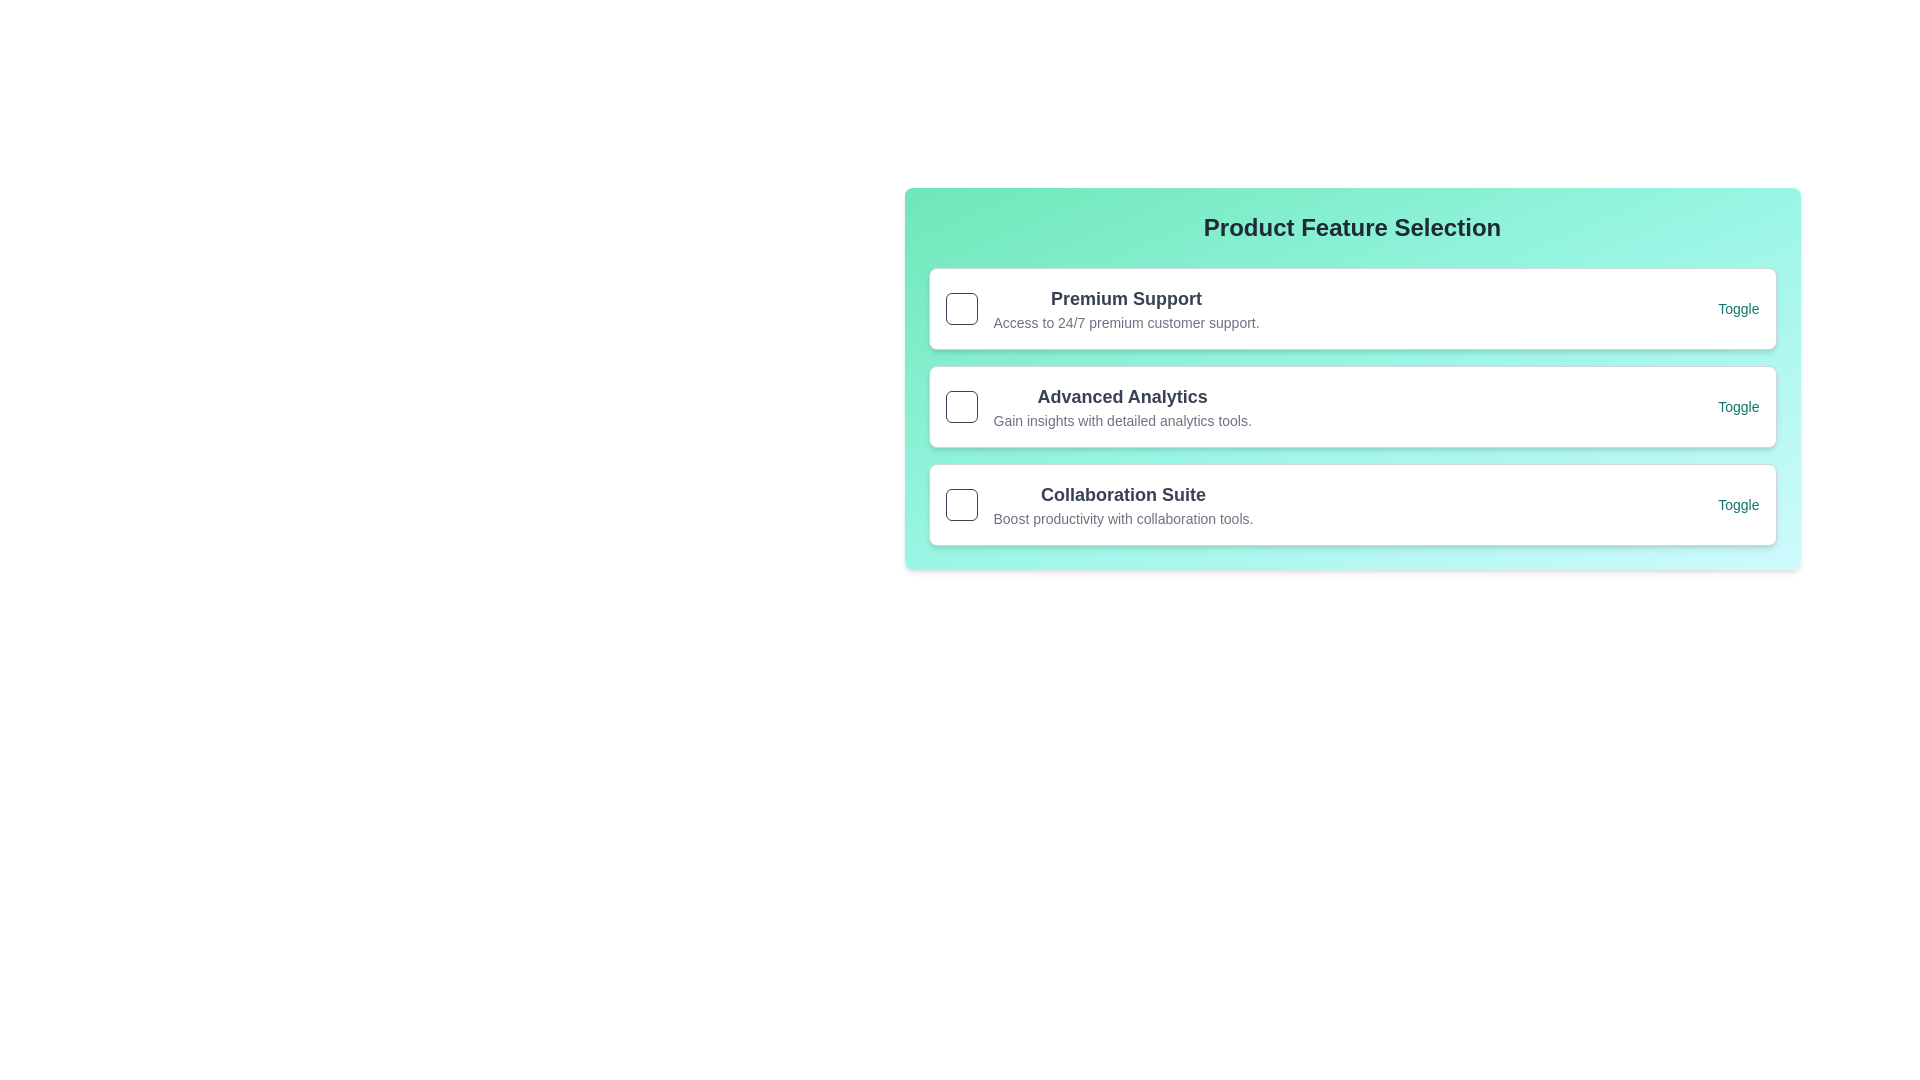  Describe the element at coordinates (1123, 518) in the screenshot. I see `the text label displaying 'Boost productivity with collaboration tools.' positioned below the 'Collaboration Suite' heading` at that location.